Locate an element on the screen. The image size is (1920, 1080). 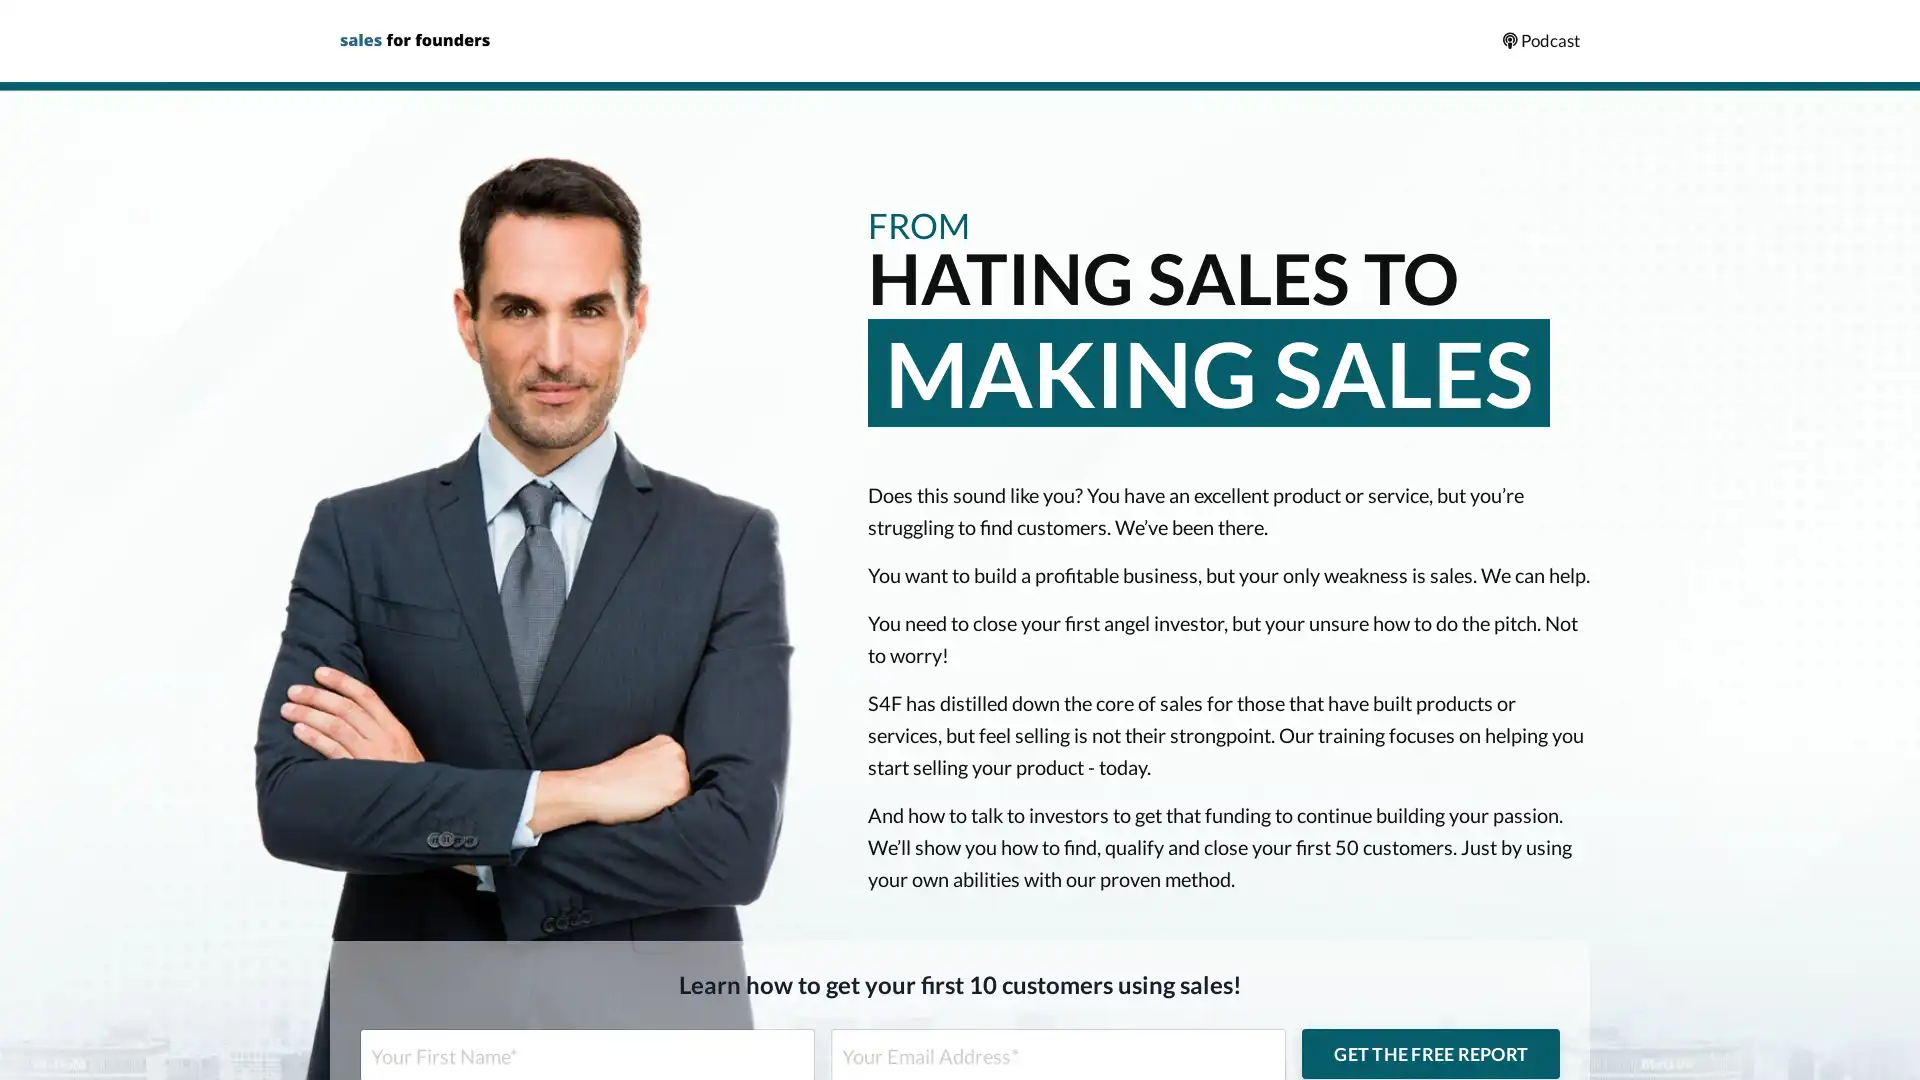
GET THE FREE REPORT is located at coordinates (1429, 1052).